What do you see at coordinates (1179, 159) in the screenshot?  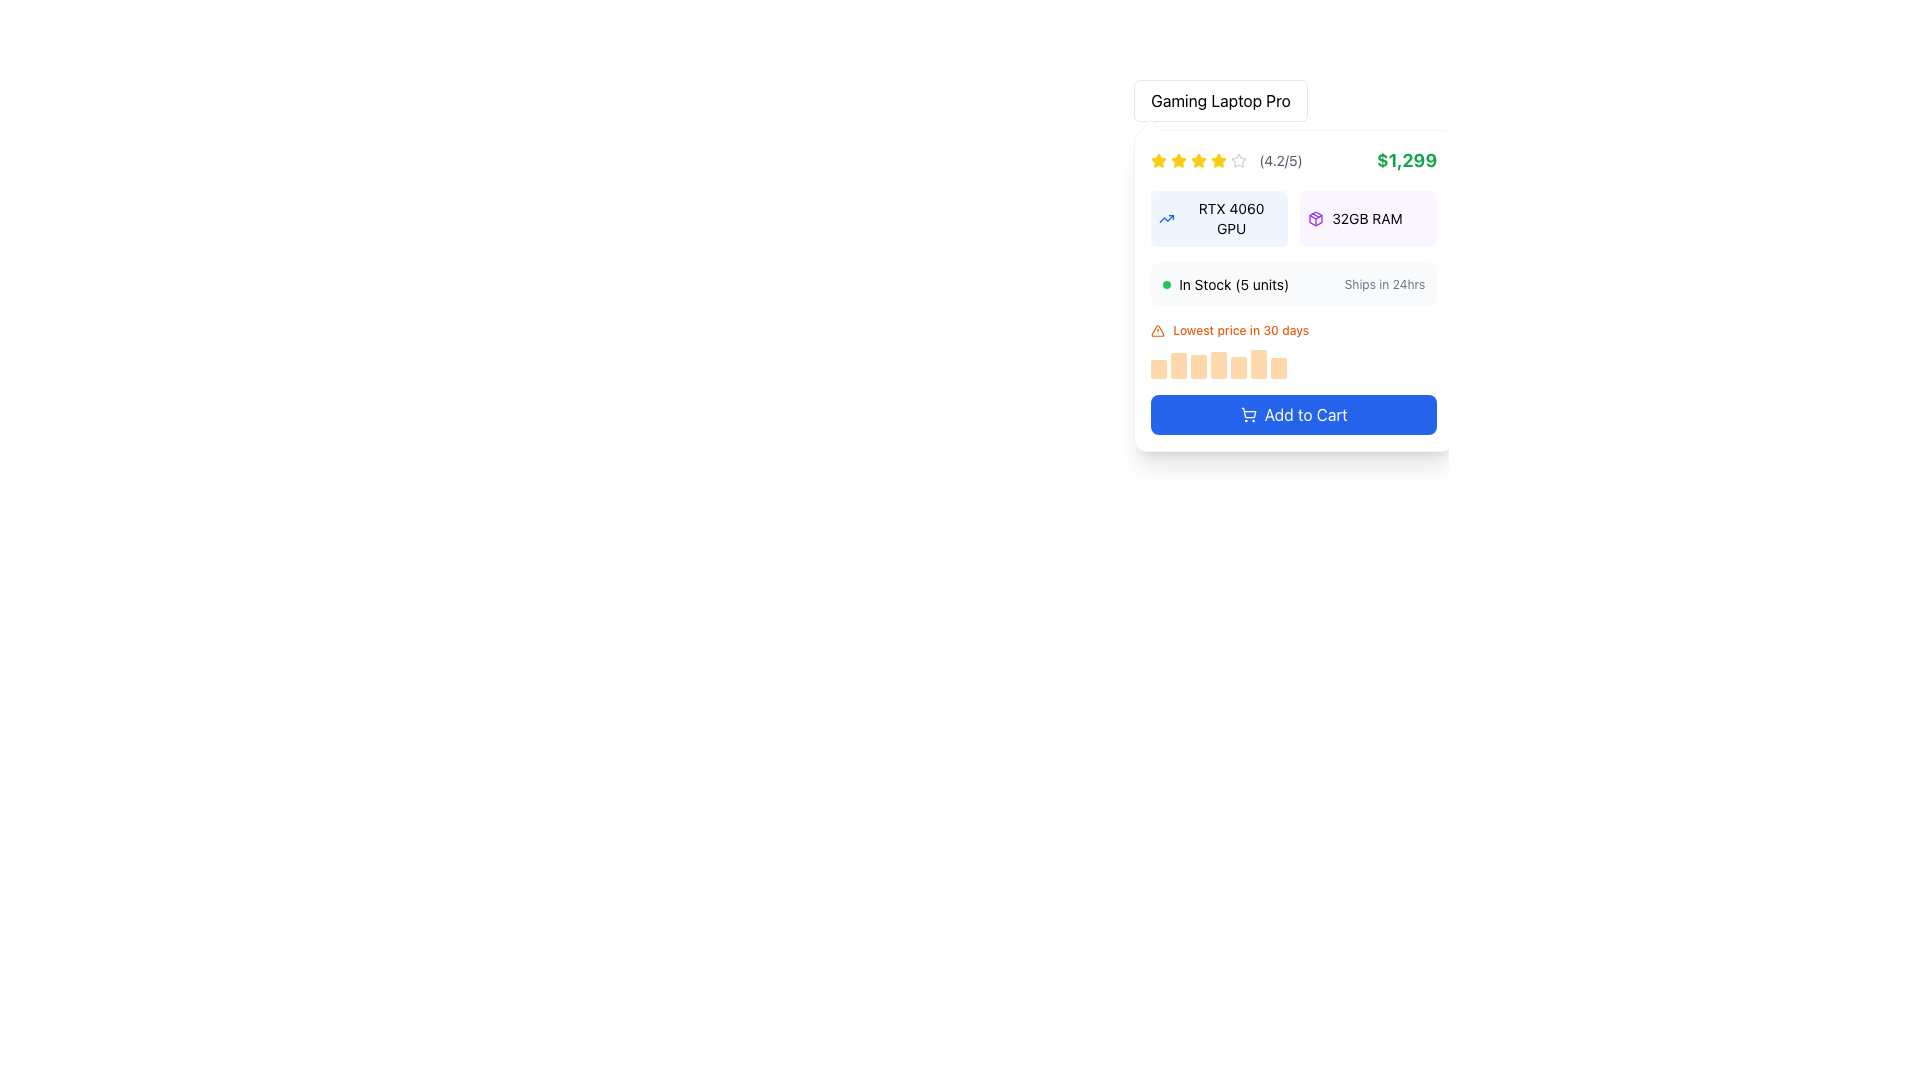 I see `the first star icon for rating functionality, which visually represents one of the rating stars for the product, located at the top left corner of the product card` at bounding box center [1179, 159].